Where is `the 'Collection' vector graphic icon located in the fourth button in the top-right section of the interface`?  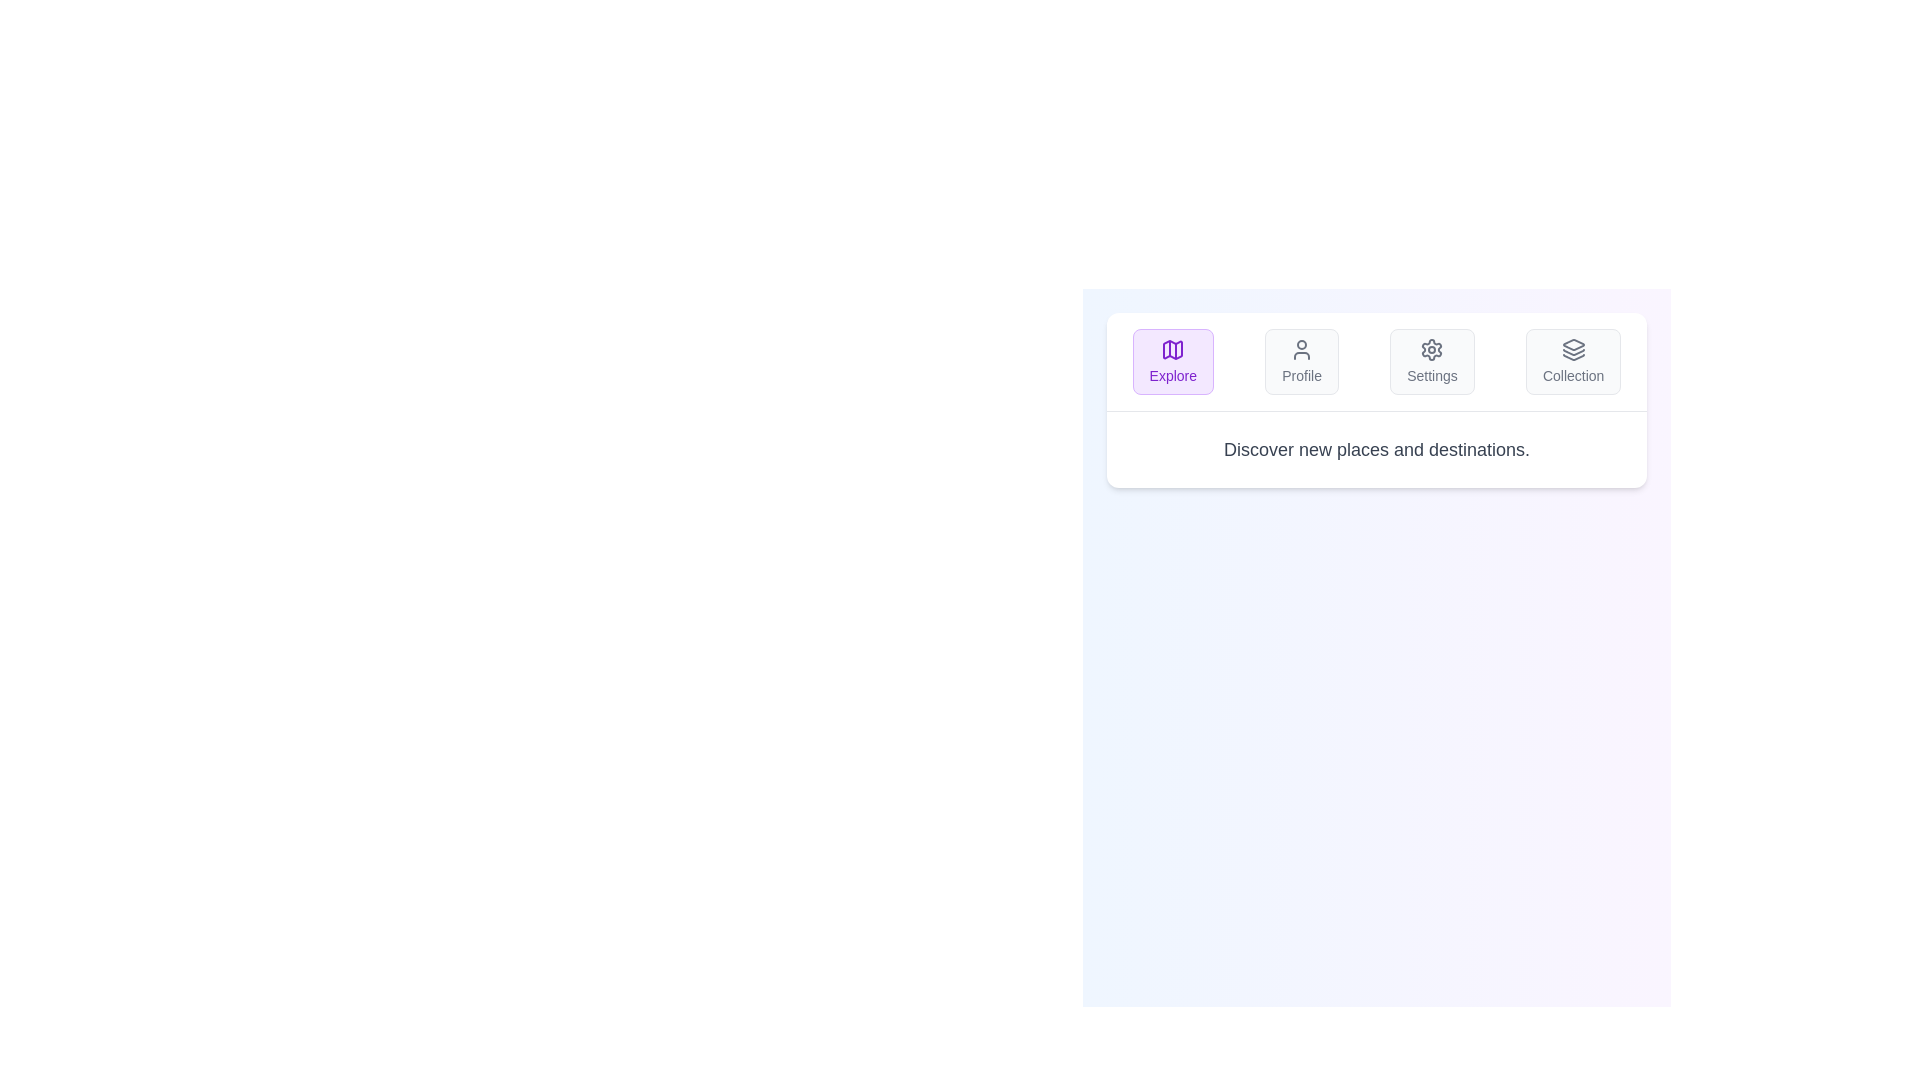
the 'Collection' vector graphic icon located in the fourth button in the top-right section of the interface is located at coordinates (1572, 349).